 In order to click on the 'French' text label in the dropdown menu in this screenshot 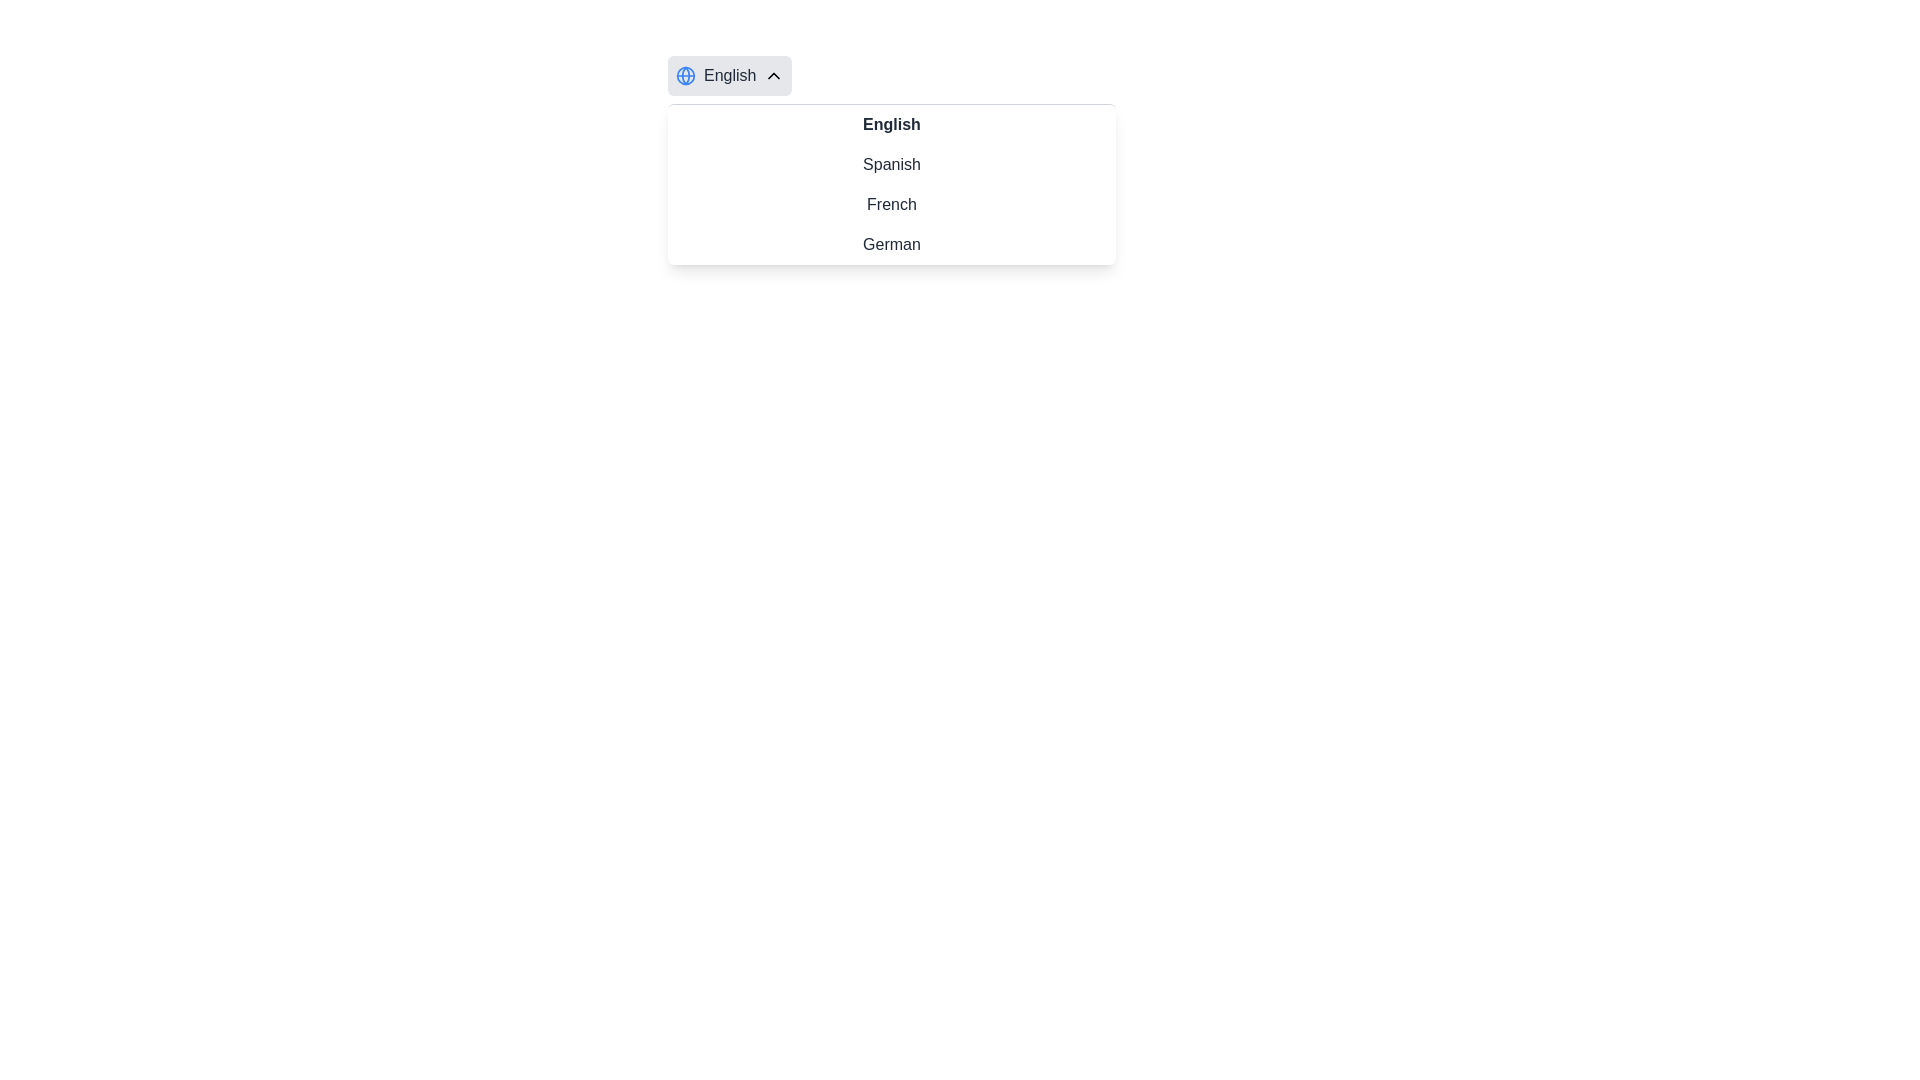, I will do `click(891, 204)`.